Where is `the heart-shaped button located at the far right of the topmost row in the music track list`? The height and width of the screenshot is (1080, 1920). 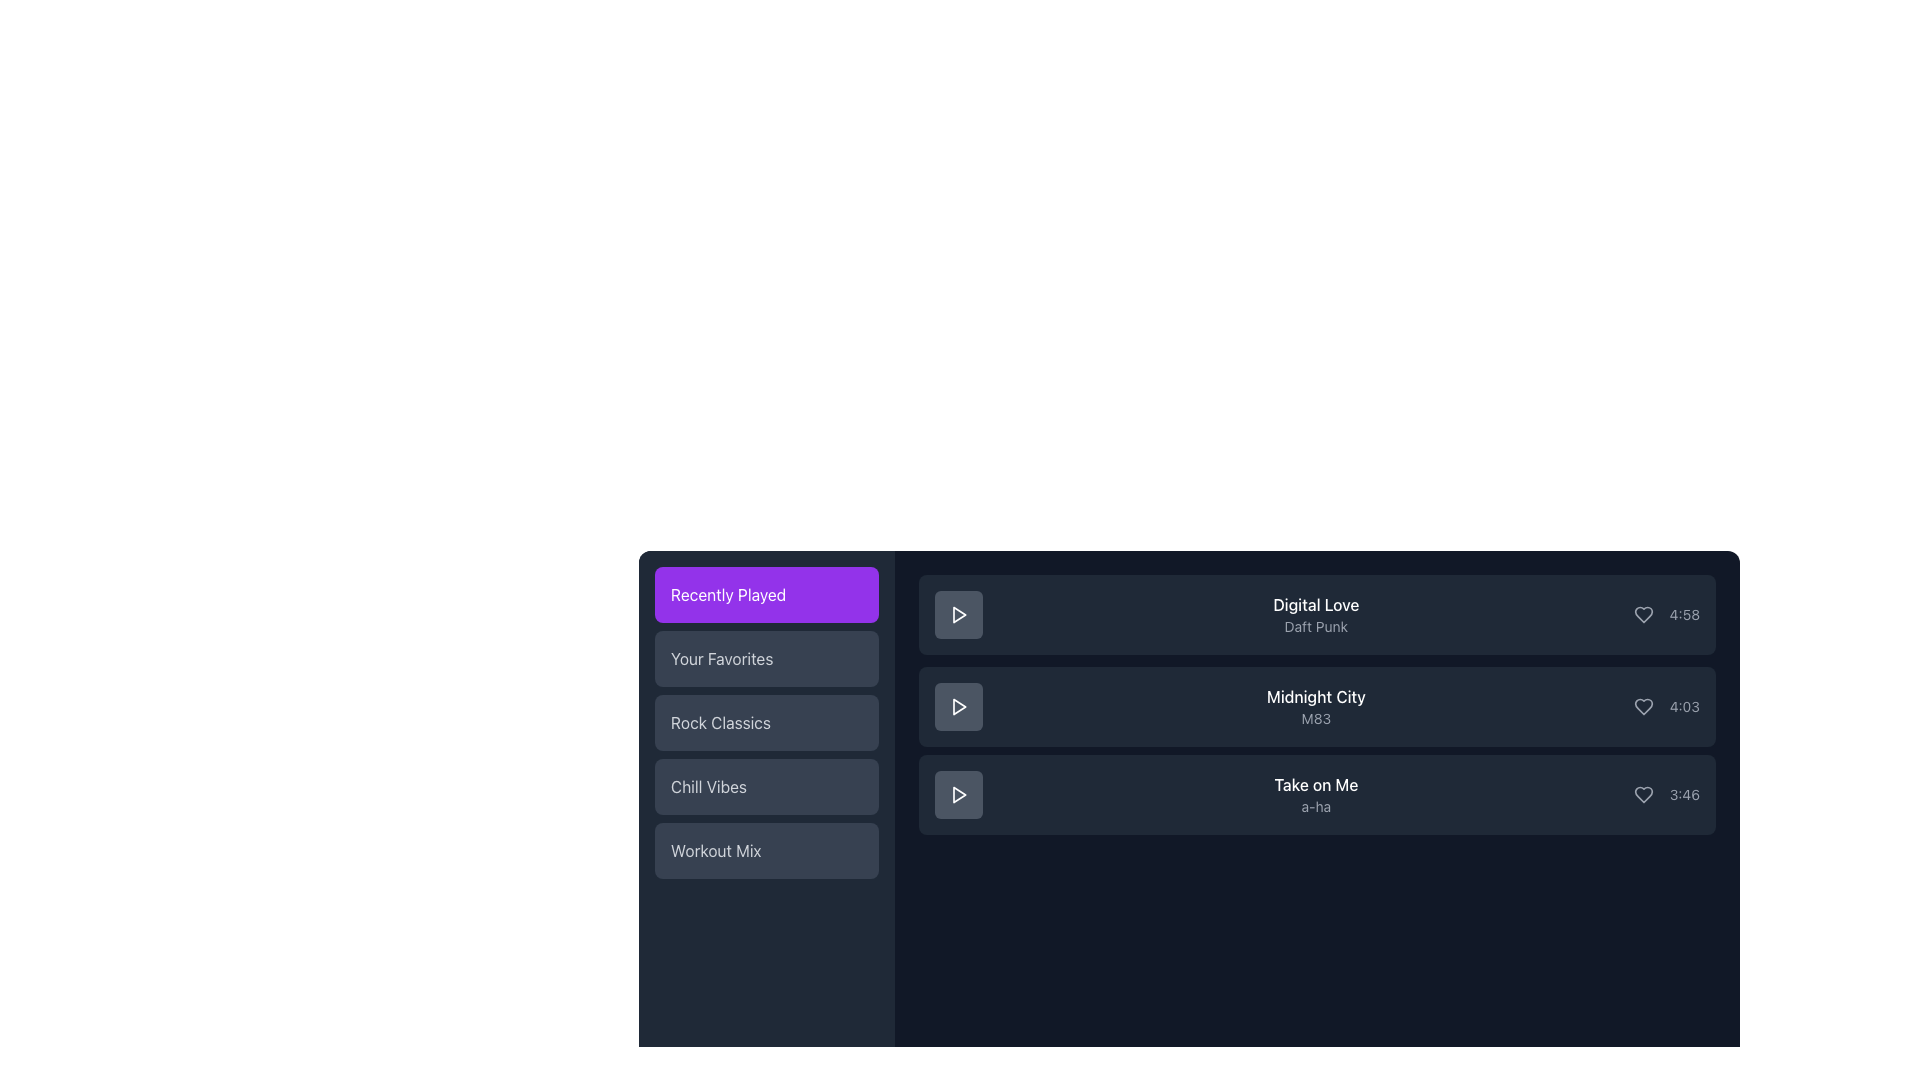 the heart-shaped button located at the far right of the topmost row in the music track list is located at coordinates (1643, 613).